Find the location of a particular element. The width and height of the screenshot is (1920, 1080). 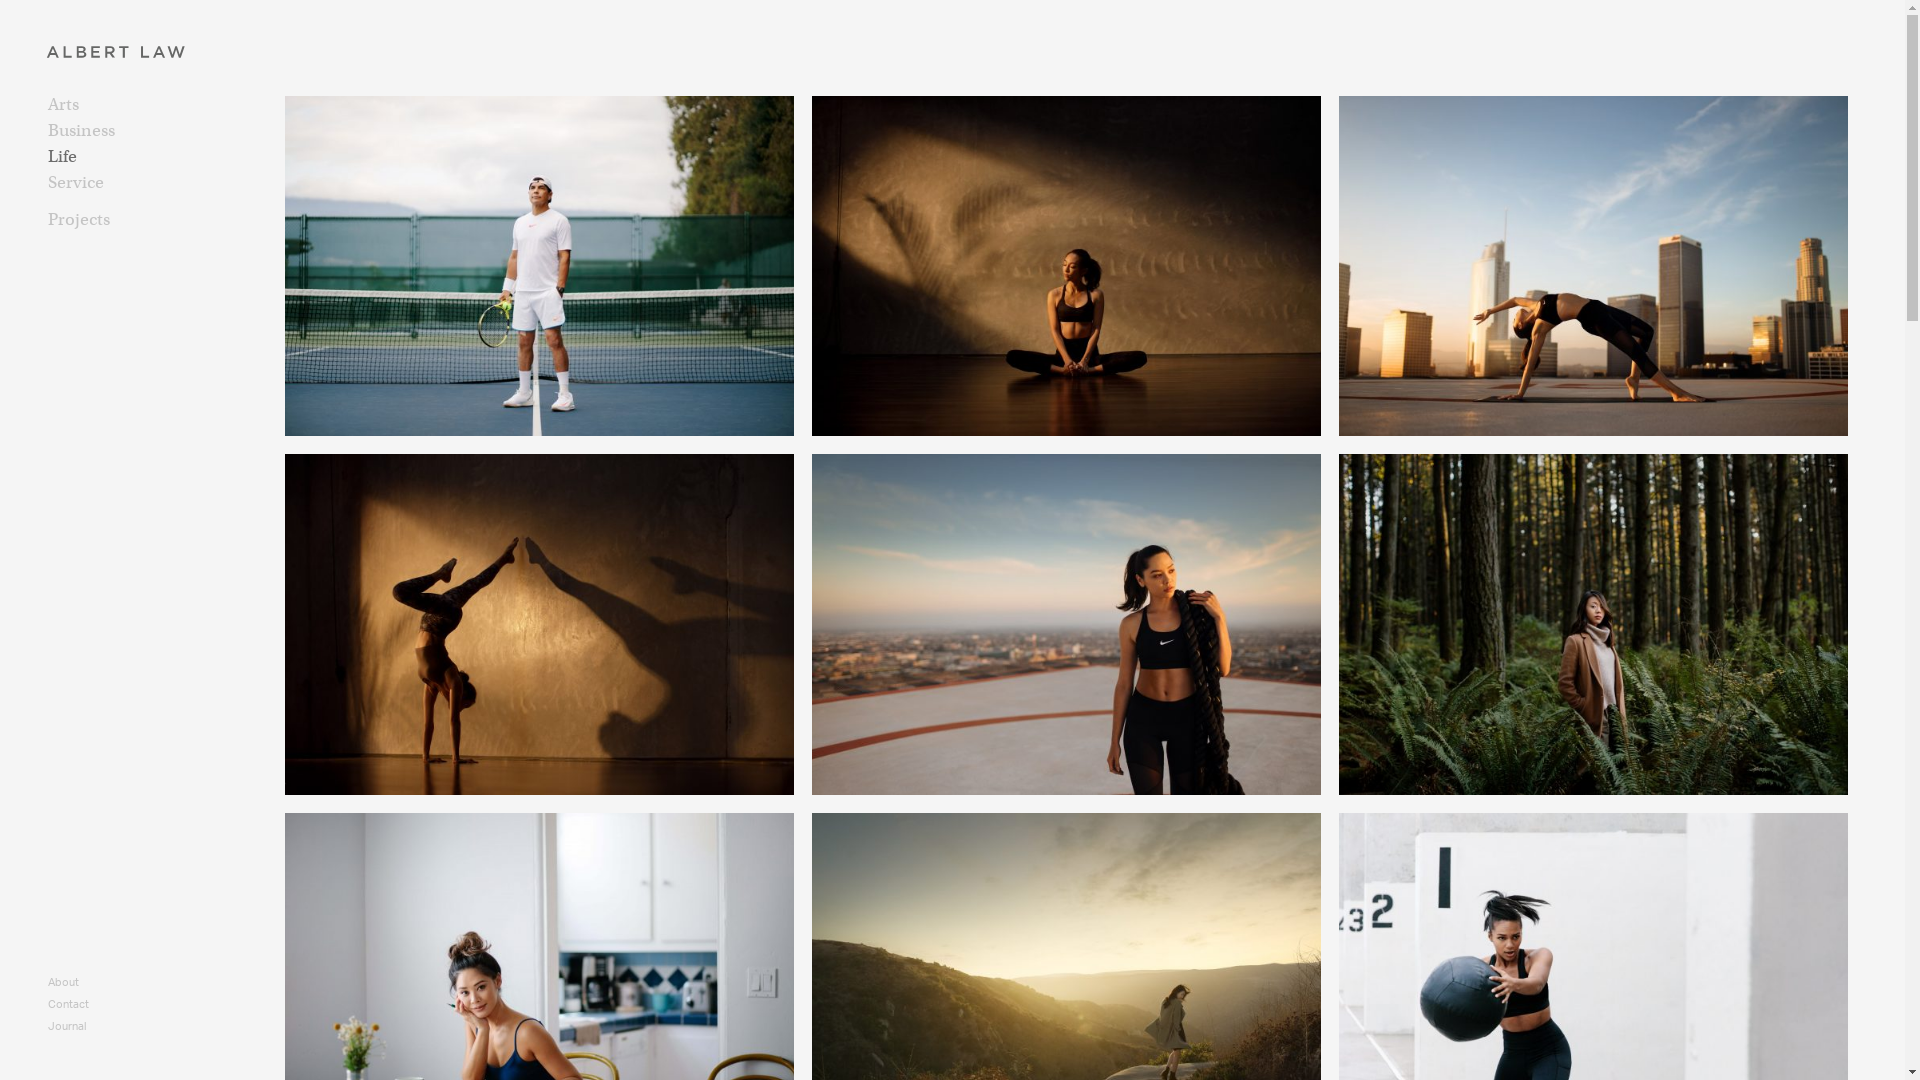

'Contact' is located at coordinates (68, 1004).